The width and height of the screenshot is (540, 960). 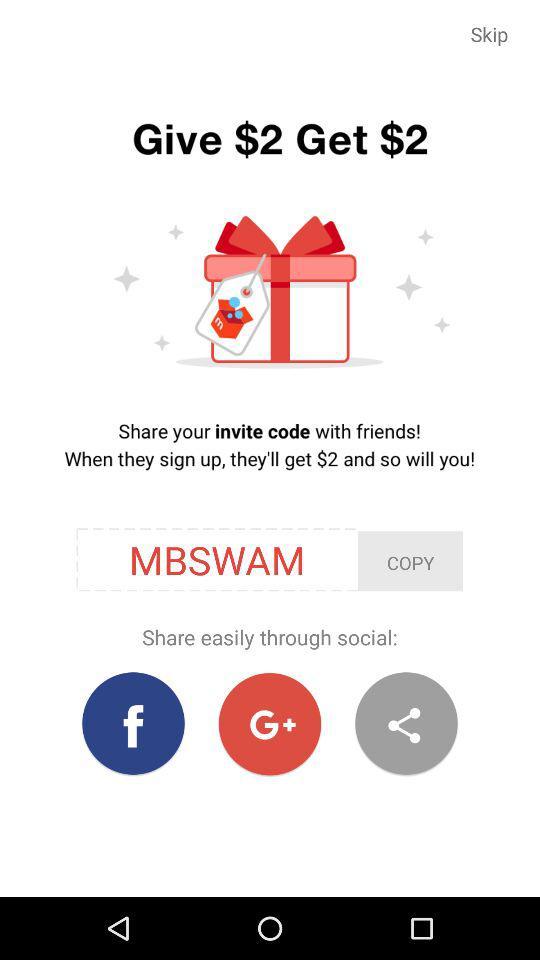 What do you see at coordinates (405, 723) in the screenshot?
I see `share invite code` at bounding box center [405, 723].